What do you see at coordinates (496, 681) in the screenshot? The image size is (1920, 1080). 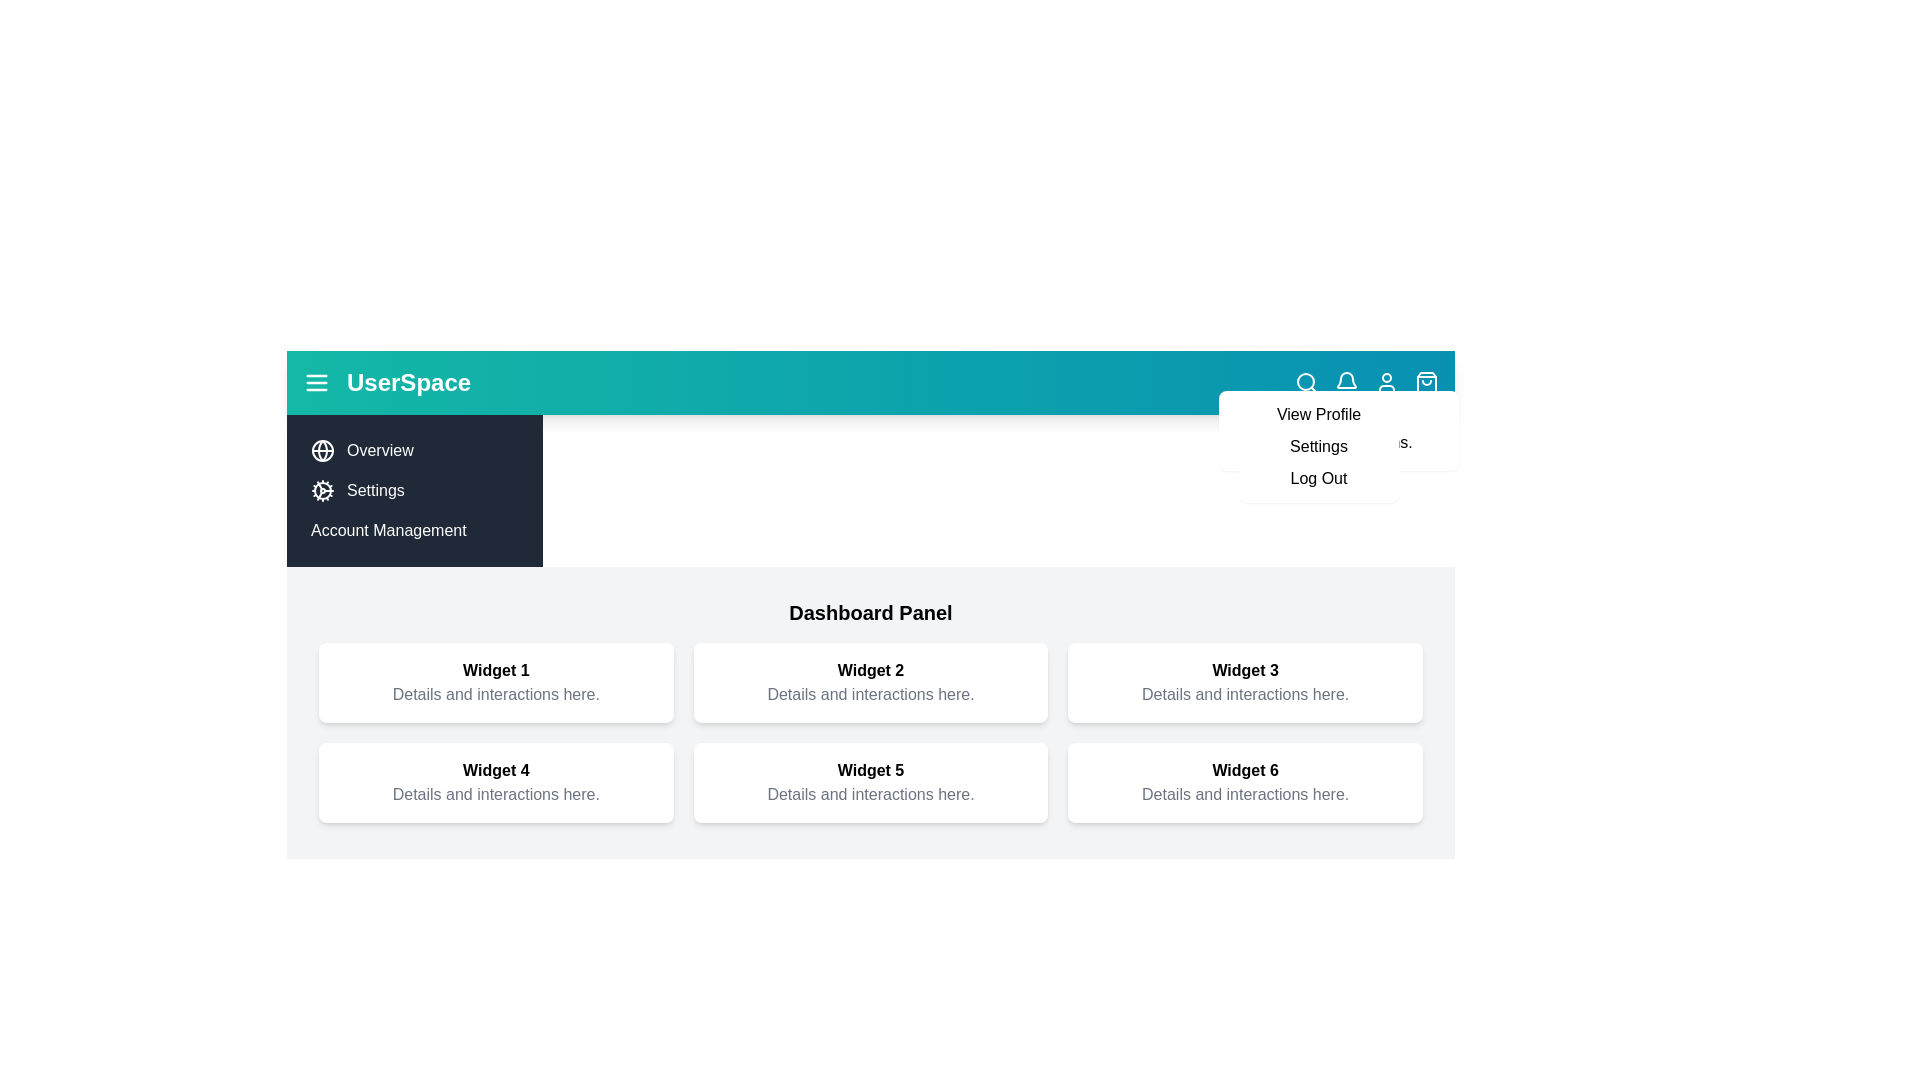 I see `the first card in the grid layout of widgets, which presents information or provides an entry point for interactions related to 'Widget 1'` at bounding box center [496, 681].